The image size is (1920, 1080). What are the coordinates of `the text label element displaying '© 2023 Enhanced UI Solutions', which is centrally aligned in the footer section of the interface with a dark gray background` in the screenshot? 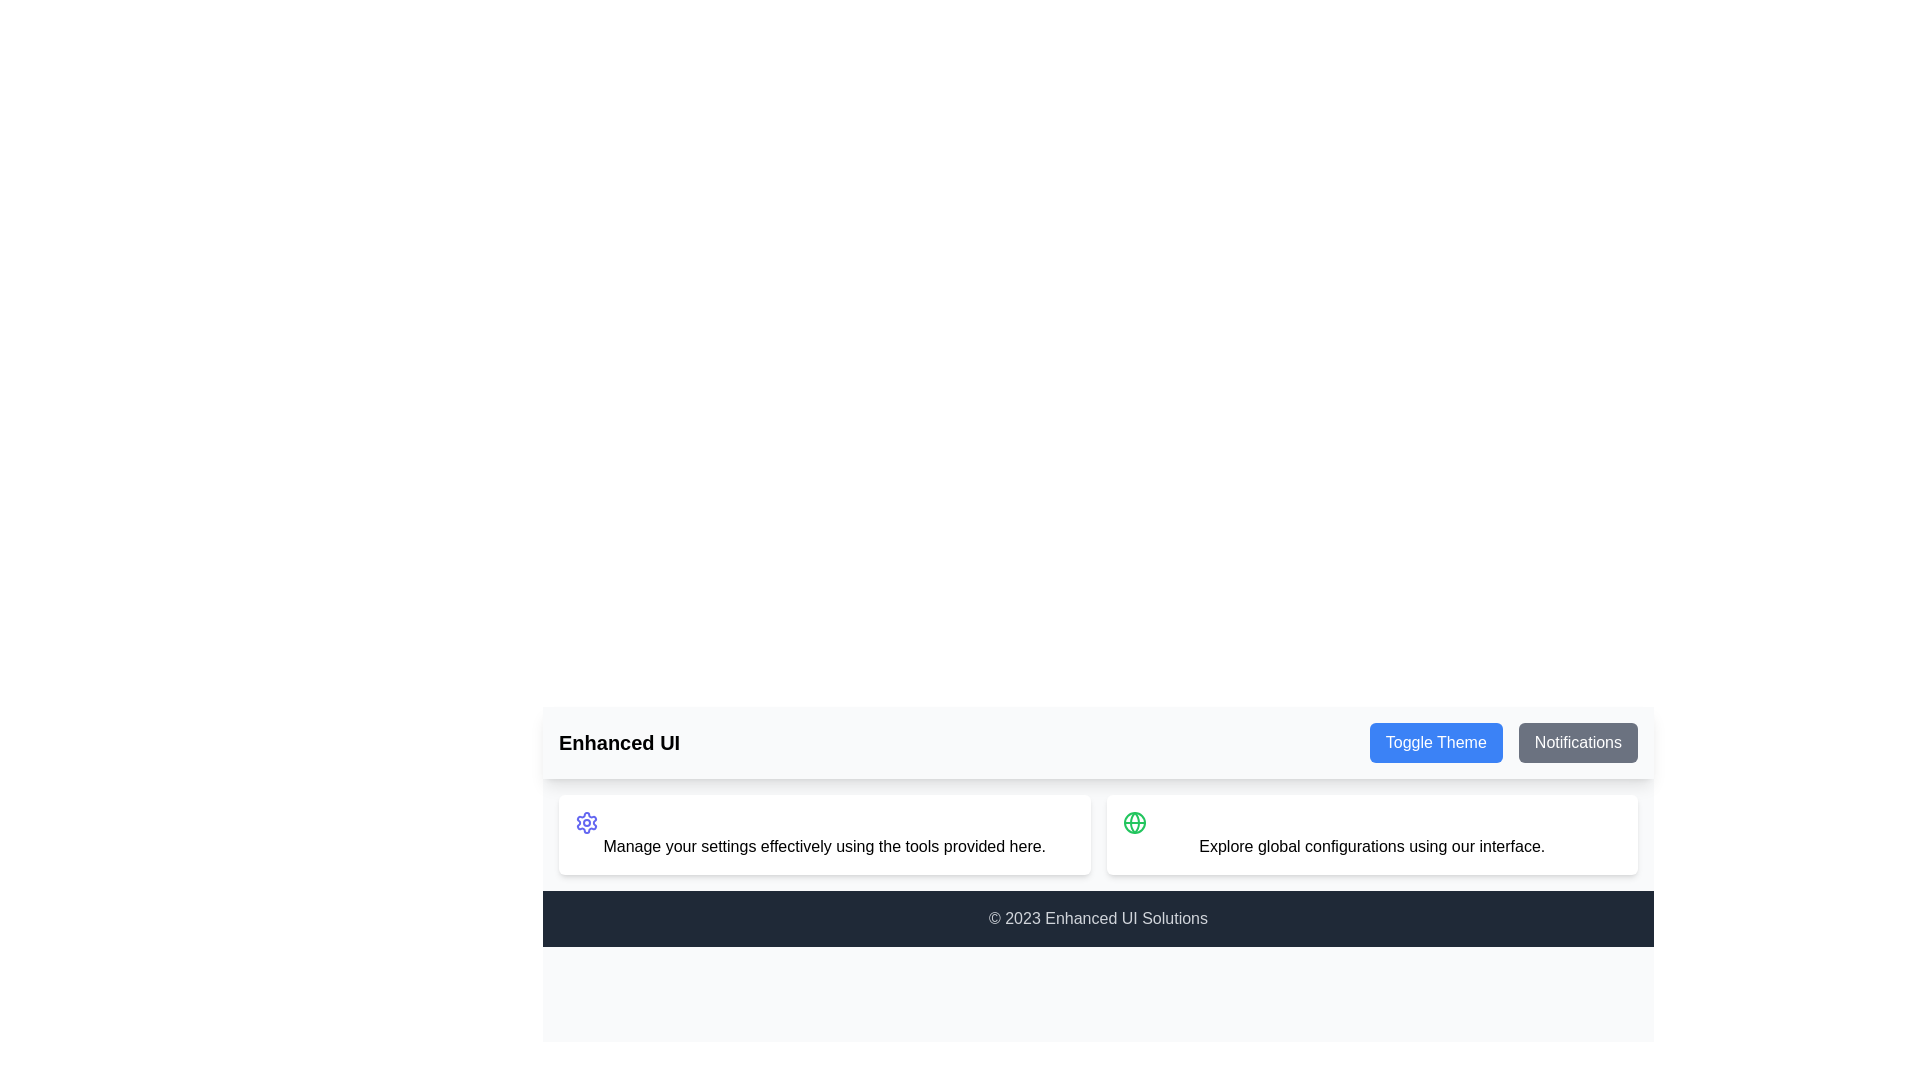 It's located at (1097, 918).